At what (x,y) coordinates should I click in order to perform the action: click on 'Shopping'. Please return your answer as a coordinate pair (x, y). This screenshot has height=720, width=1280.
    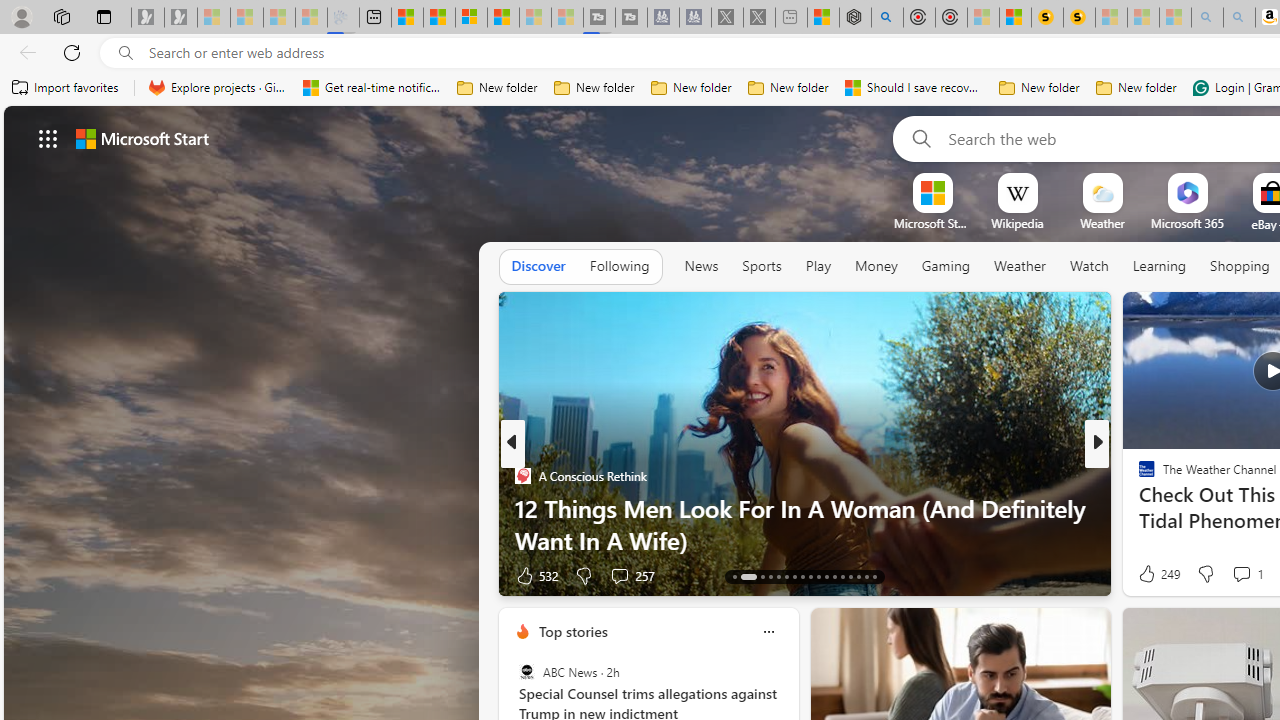
    Looking at the image, I should click on (1239, 265).